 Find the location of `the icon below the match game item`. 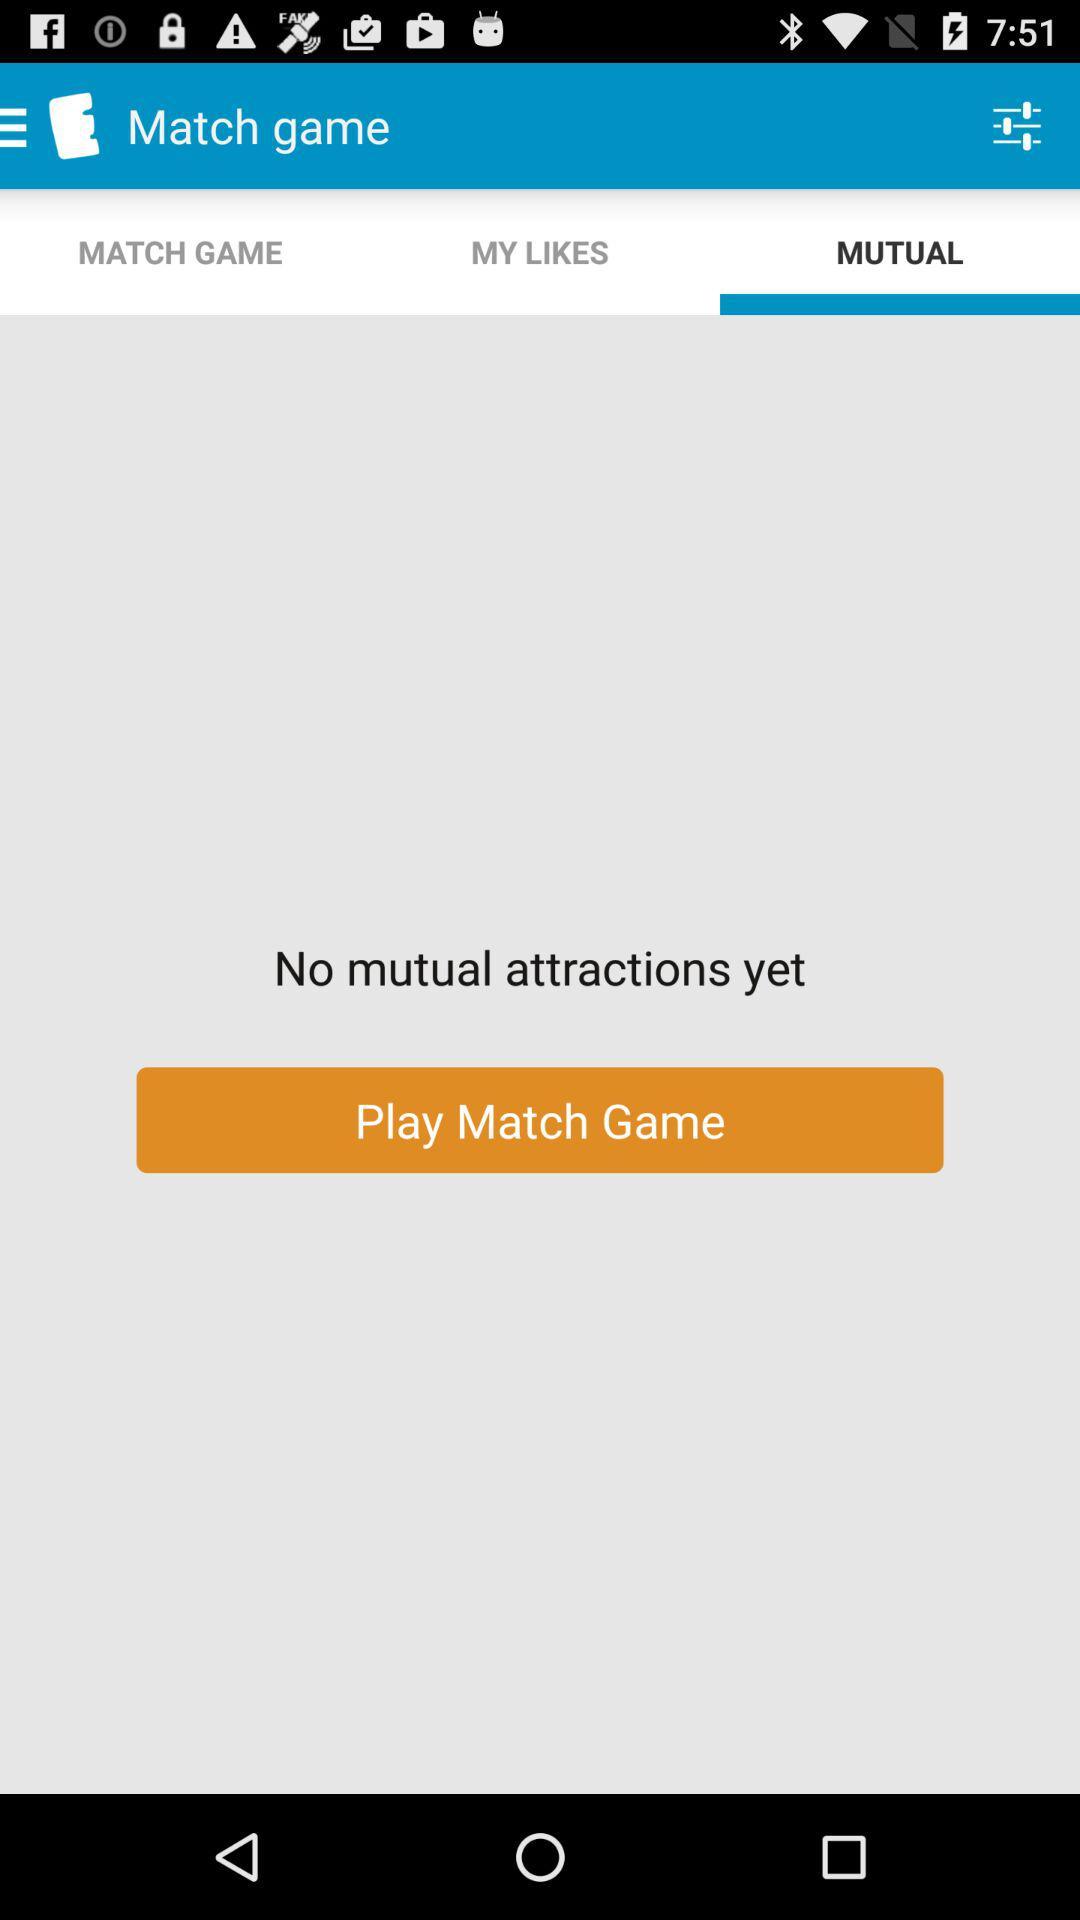

the icon below the match game item is located at coordinates (540, 251).